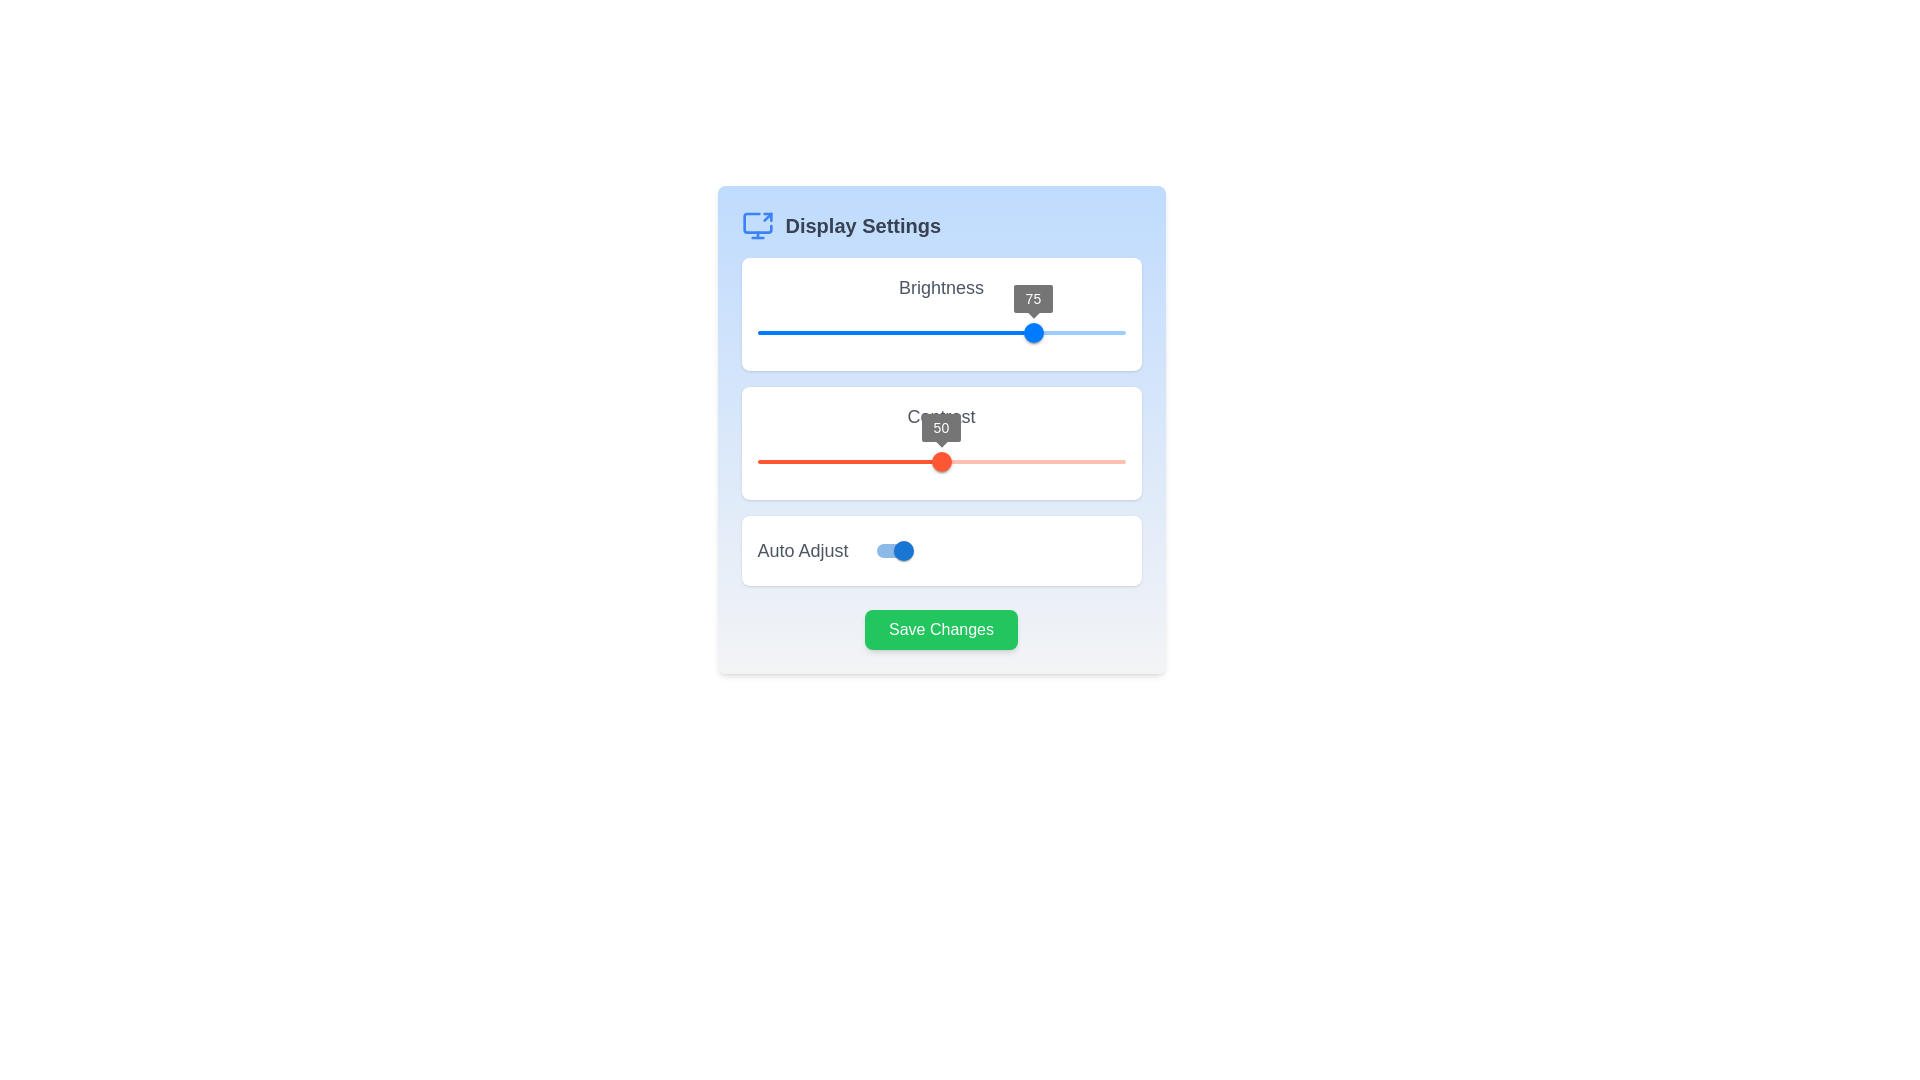 This screenshot has height=1080, width=1920. What do you see at coordinates (940, 331) in the screenshot?
I see `the horizontal slider track located beneath the 'Brightness' label to reposition the thumb, which is currently indicating a value of '75'` at bounding box center [940, 331].